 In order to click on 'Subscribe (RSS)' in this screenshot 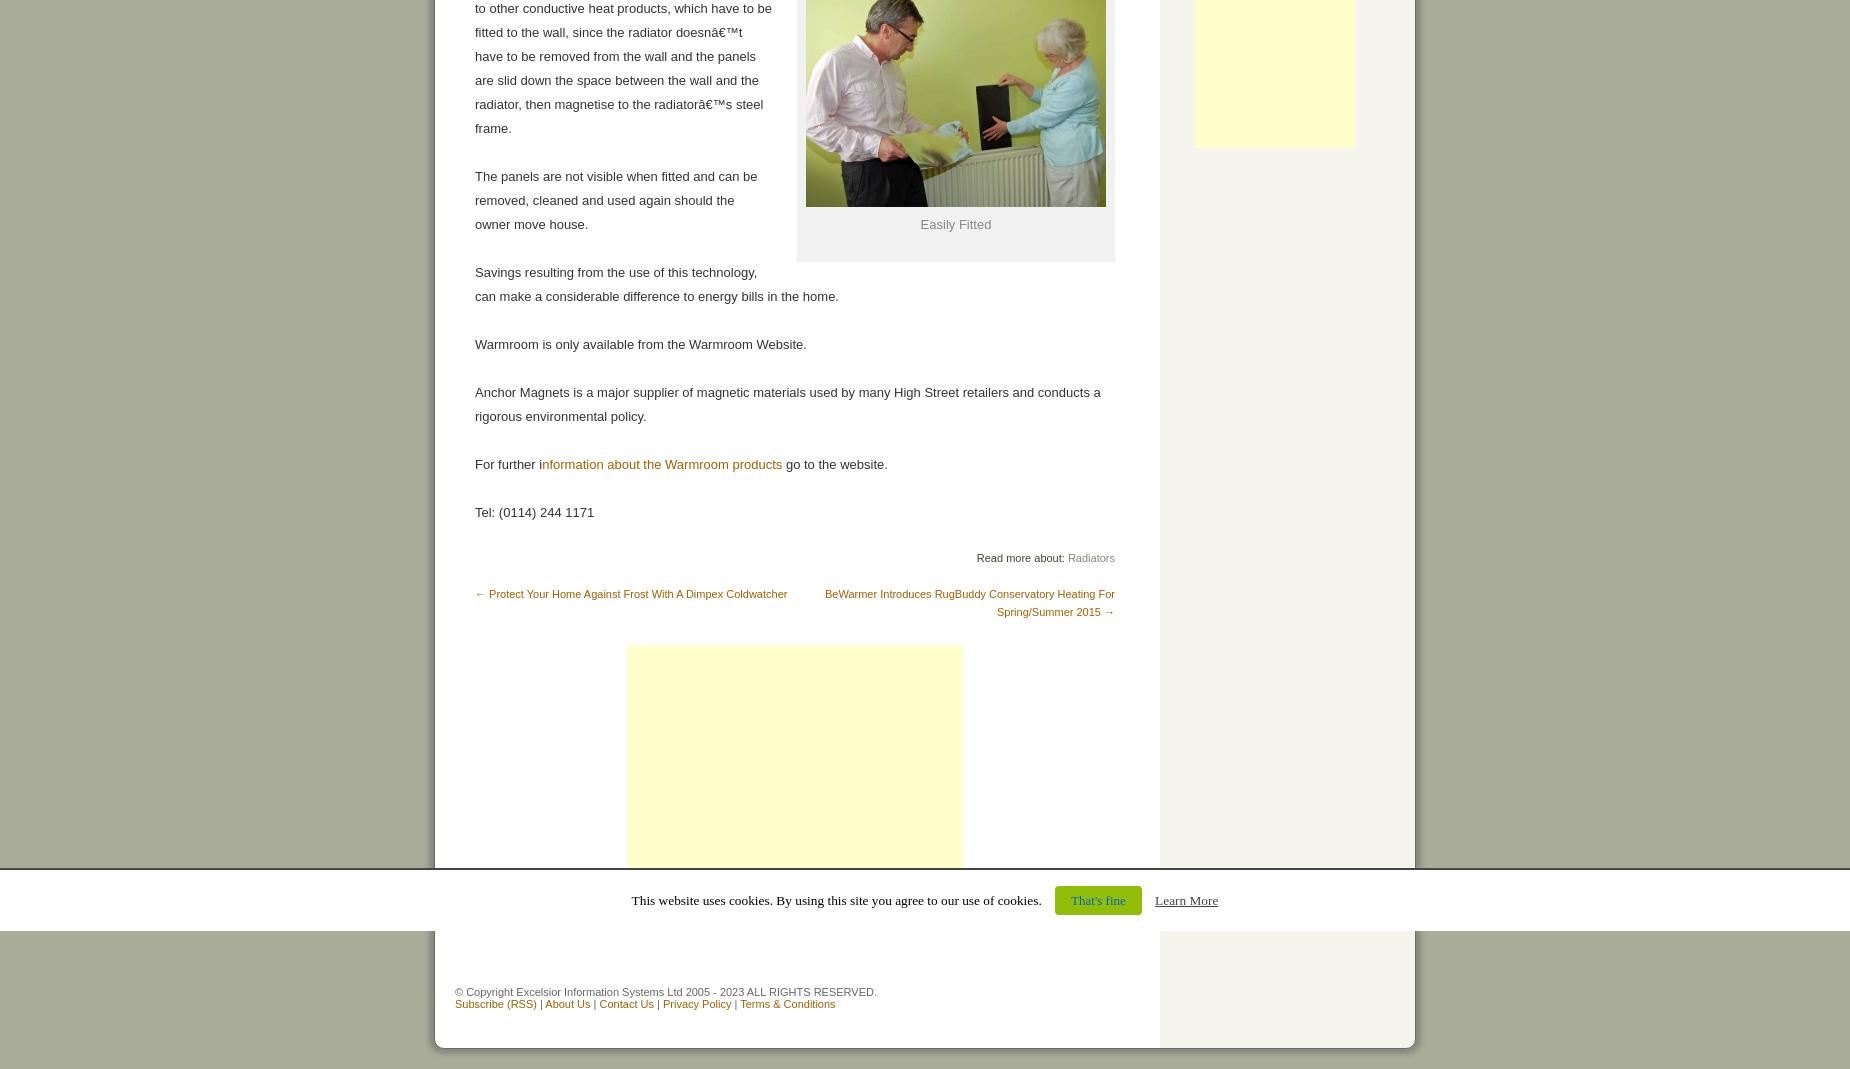, I will do `click(495, 1004)`.